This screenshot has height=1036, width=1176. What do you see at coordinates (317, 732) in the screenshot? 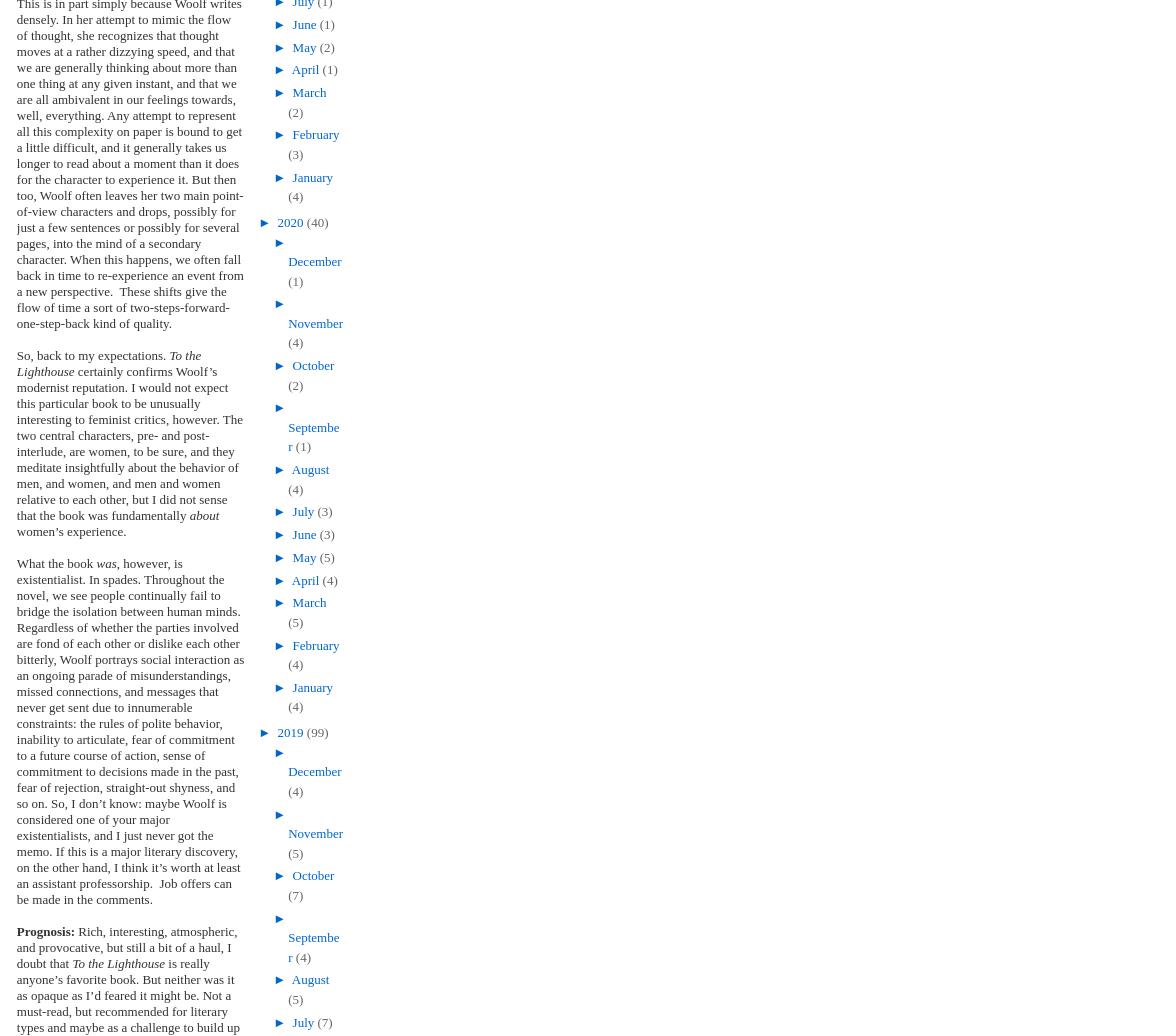
I see `'(99)'` at bounding box center [317, 732].